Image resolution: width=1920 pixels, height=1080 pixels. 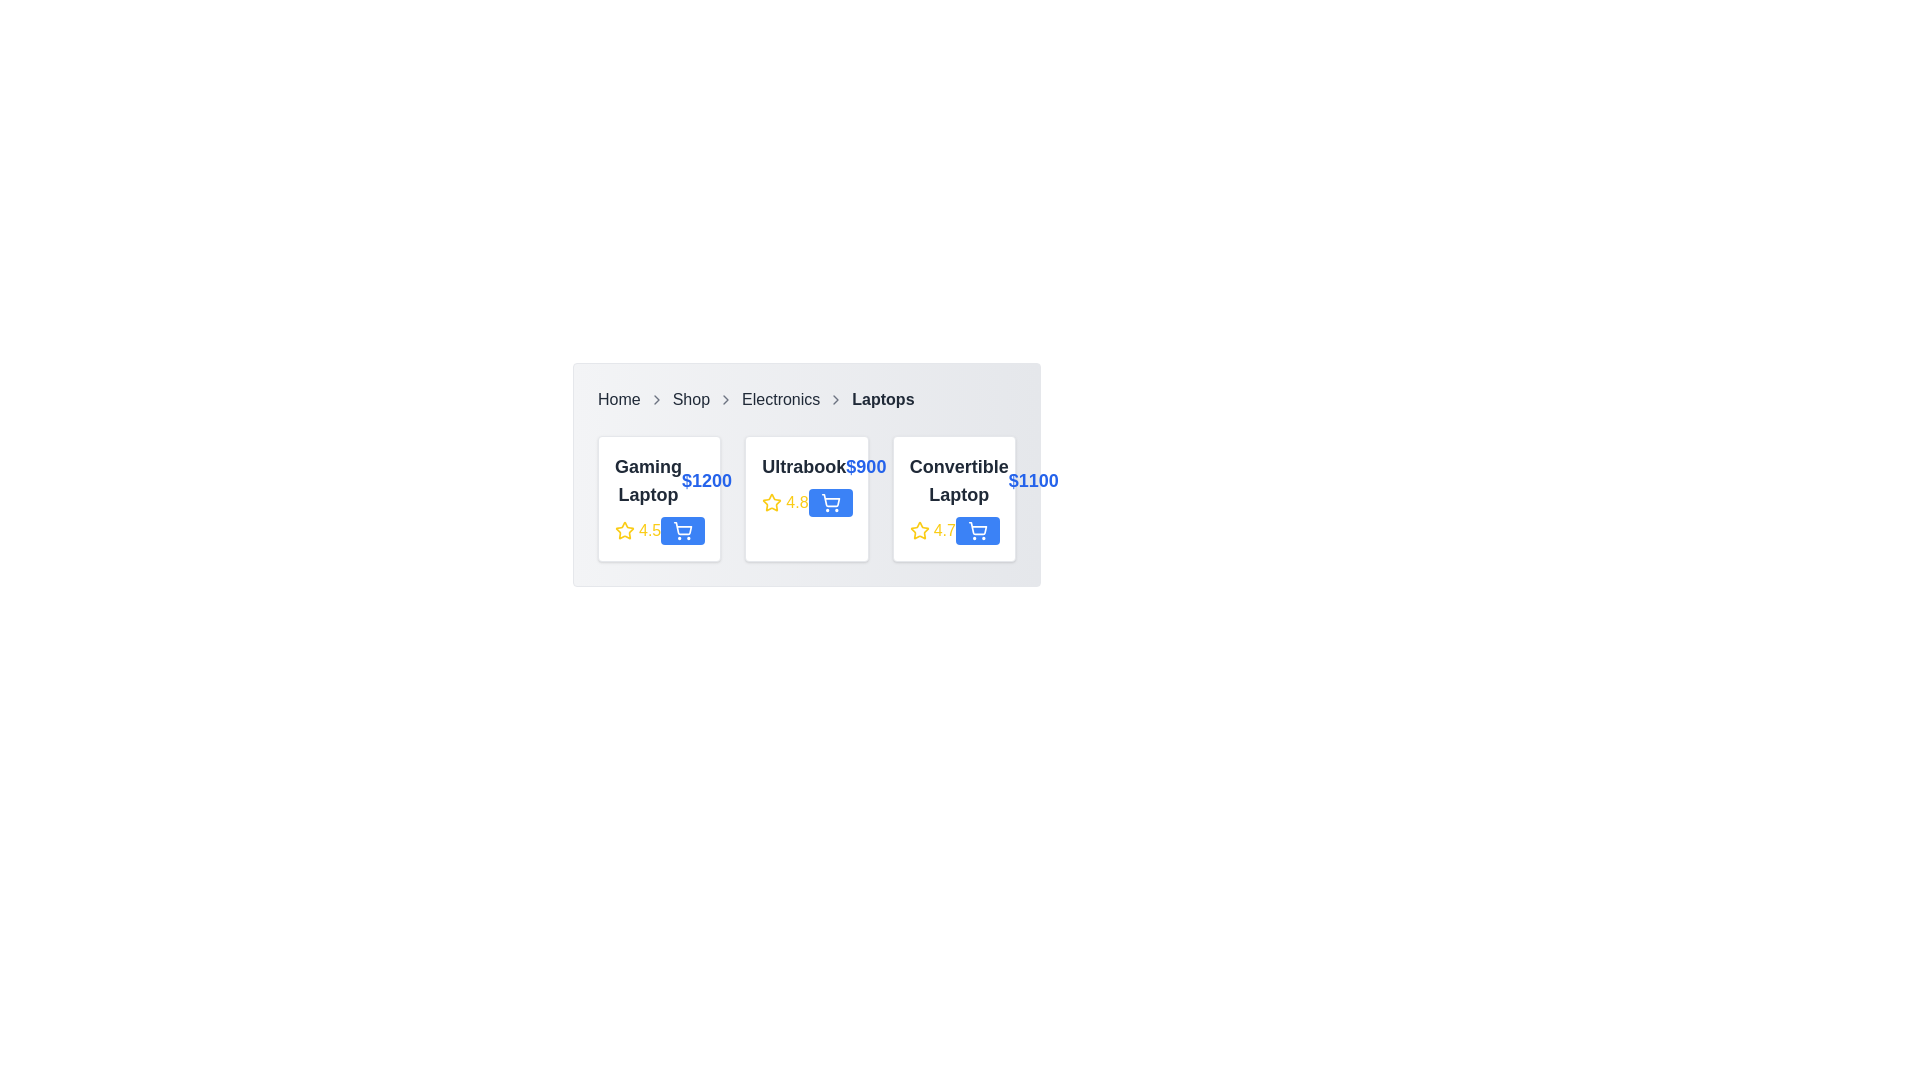 I want to click on any action buttons within the grid layout containing three laptop model blocks, styled with borders and distinct text formatting, so click(x=806, y=497).